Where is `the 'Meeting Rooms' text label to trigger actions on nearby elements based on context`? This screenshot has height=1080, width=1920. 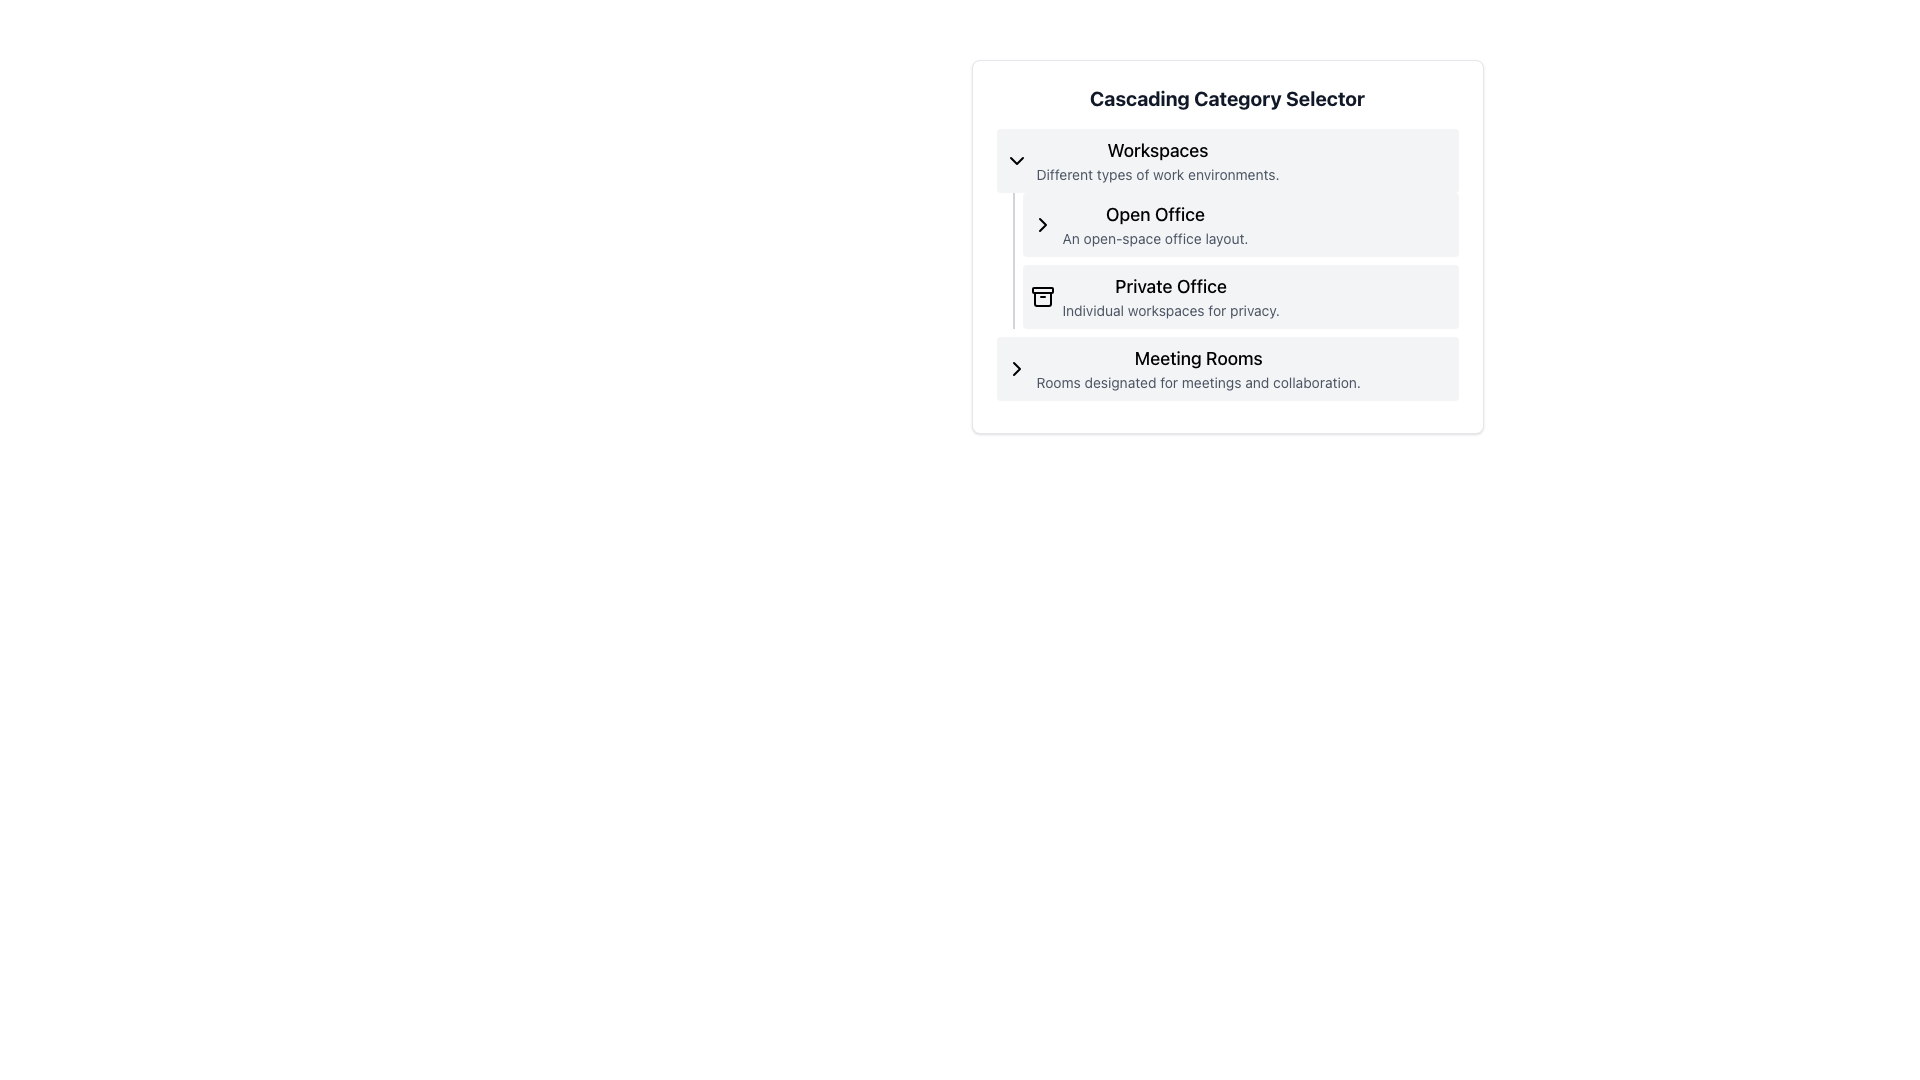
the 'Meeting Rooms' text label to trigger actions on nearby elements based on context is located at coordinates (1198, 357).